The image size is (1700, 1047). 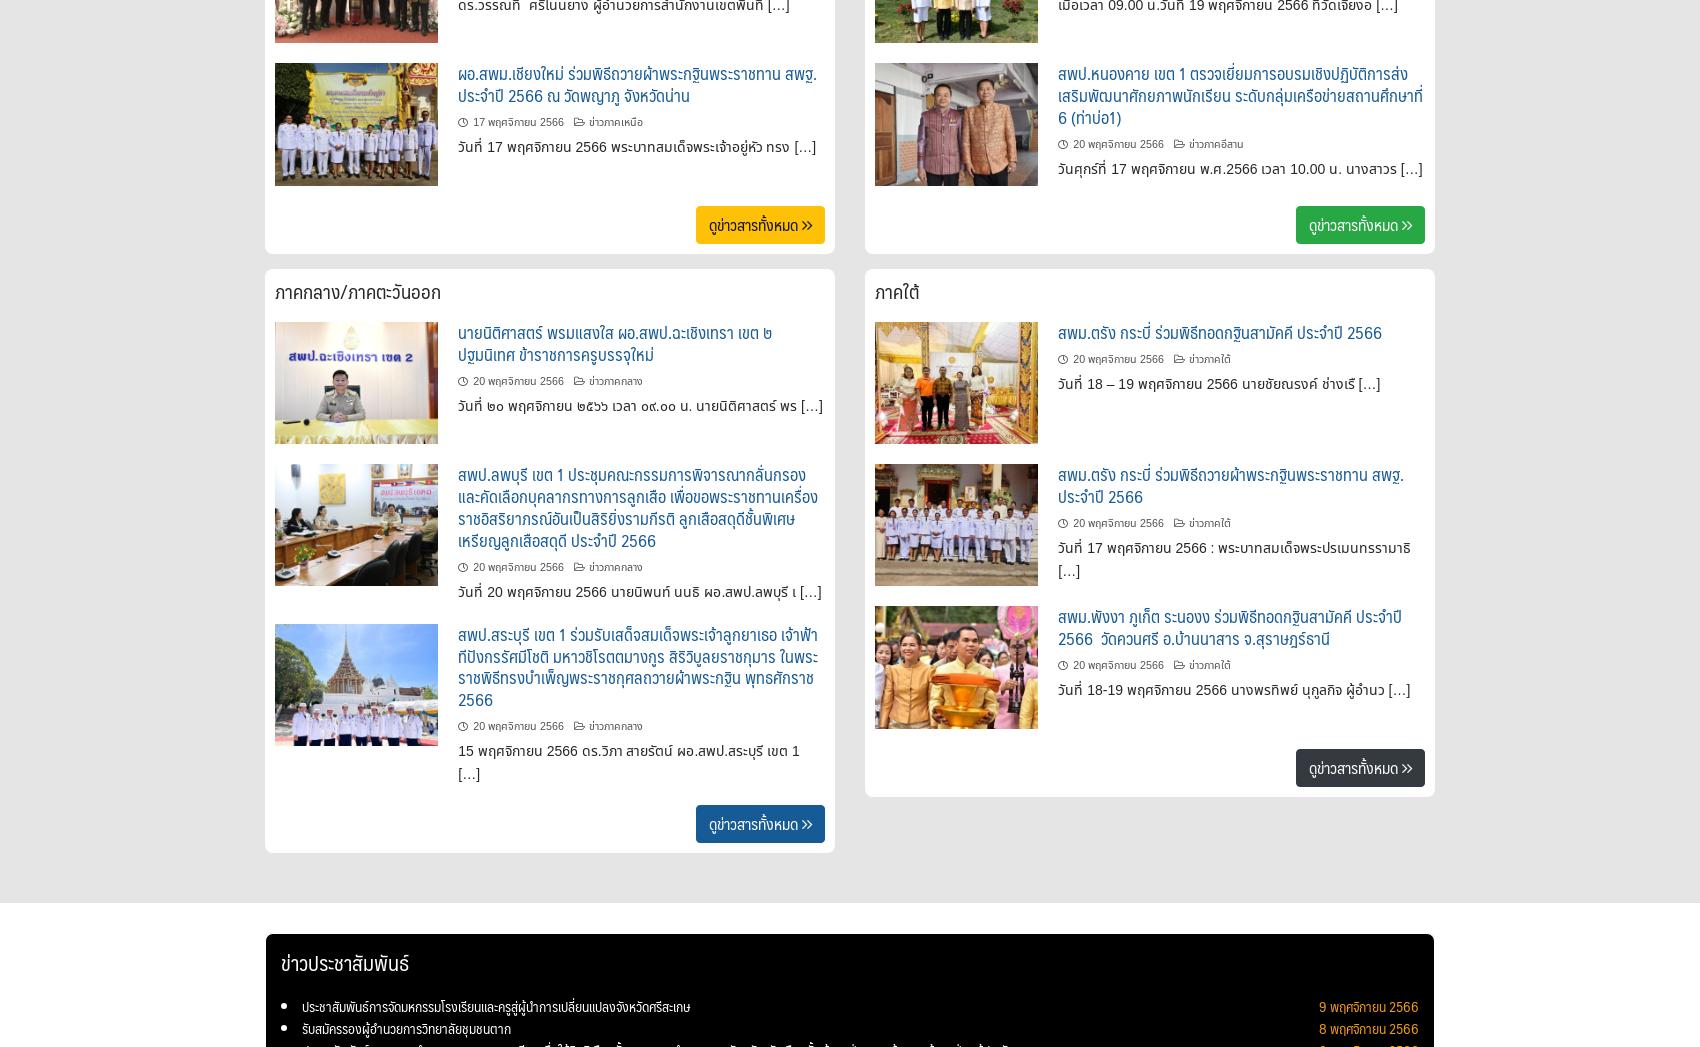 What do you see at coordinates (638, 665) in the screenshot?
I see `'สพป.สระบุรี เขต 1 ร่วมรับเสด็จสมเด็จพระเจ้าลูกยาเธอ เจ้าฟ้าทีปังกรรัศมีโชติ มหาวชิโรตตมางกูร สิริวิบูลยราชกุมาร ในพระราชพิธีทรงบำเพ็ญพระราชกุศลถวายผ้าพระกฐิน พุทธศักราช 2566'` at bounding box center [638, 665].